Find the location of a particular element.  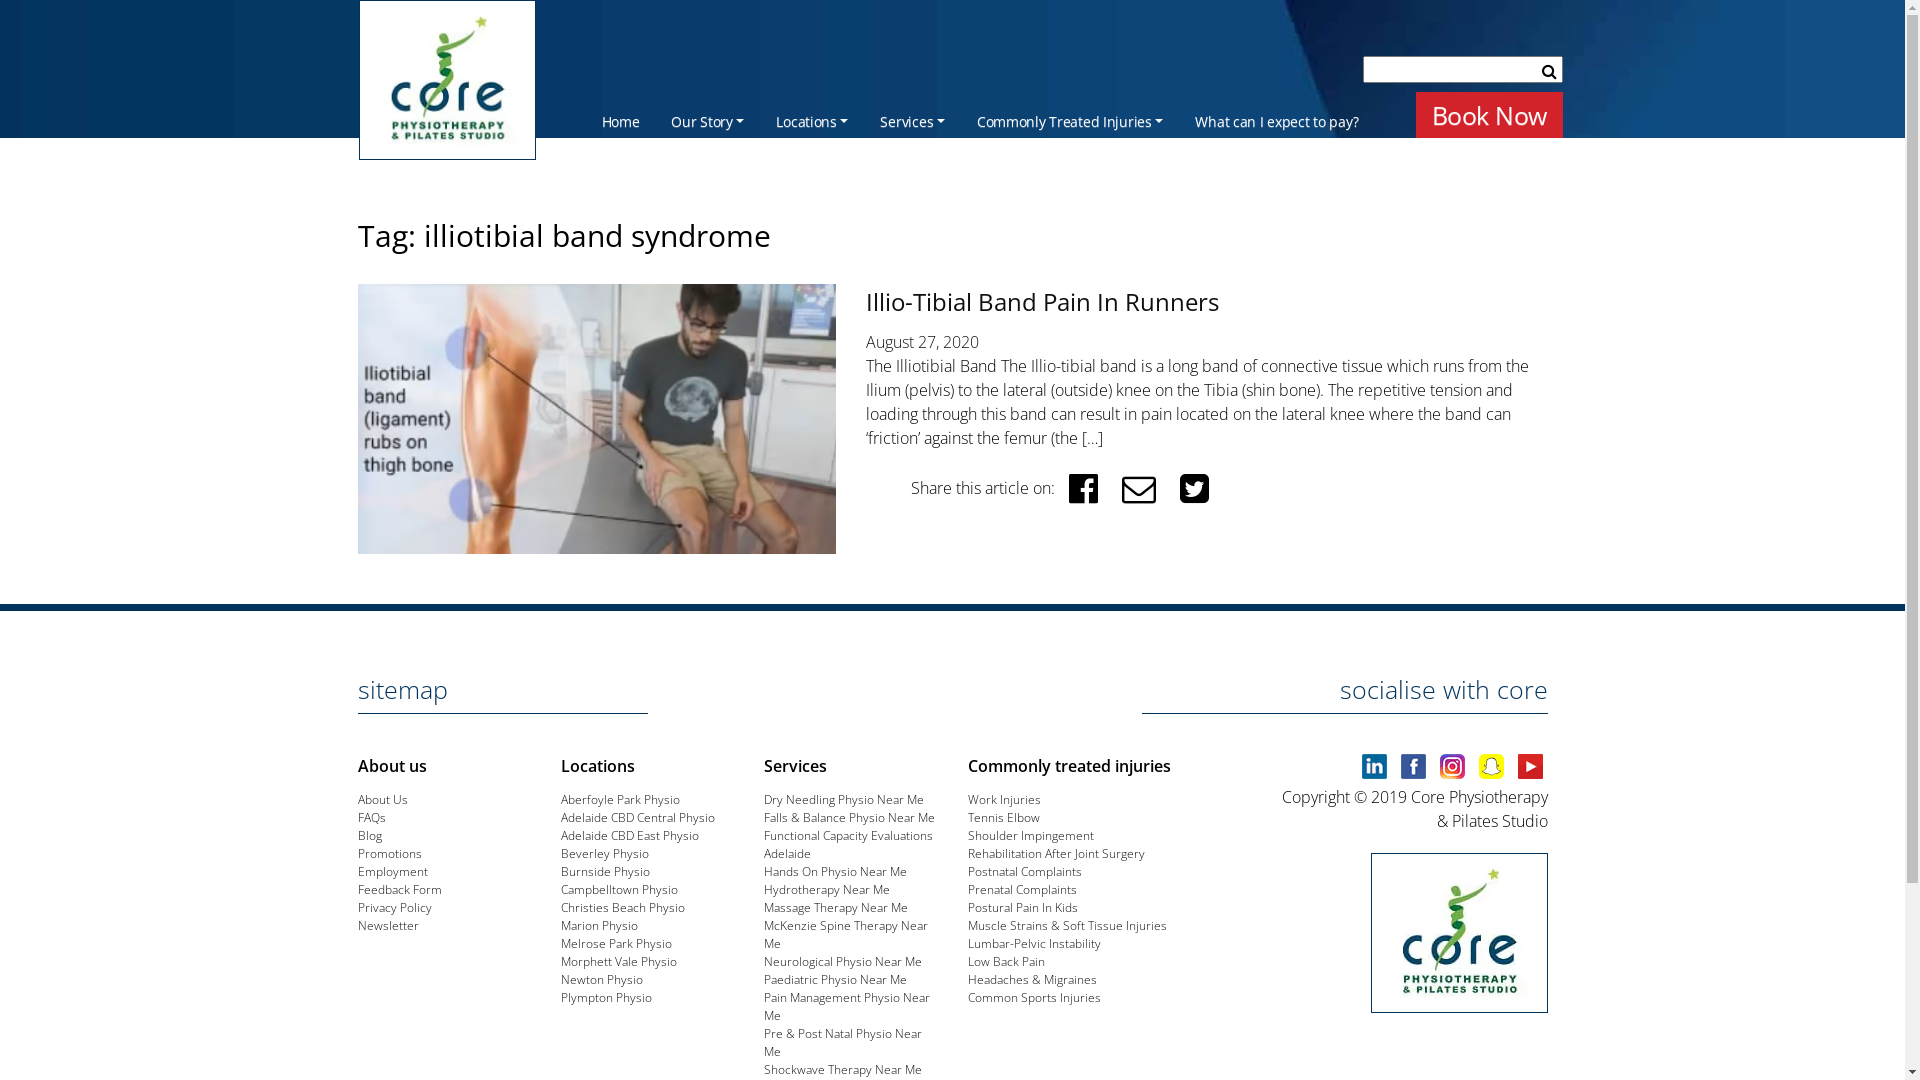

'Pre & Post Natal Physio Near Me' is located at coordinates (843, 1041).